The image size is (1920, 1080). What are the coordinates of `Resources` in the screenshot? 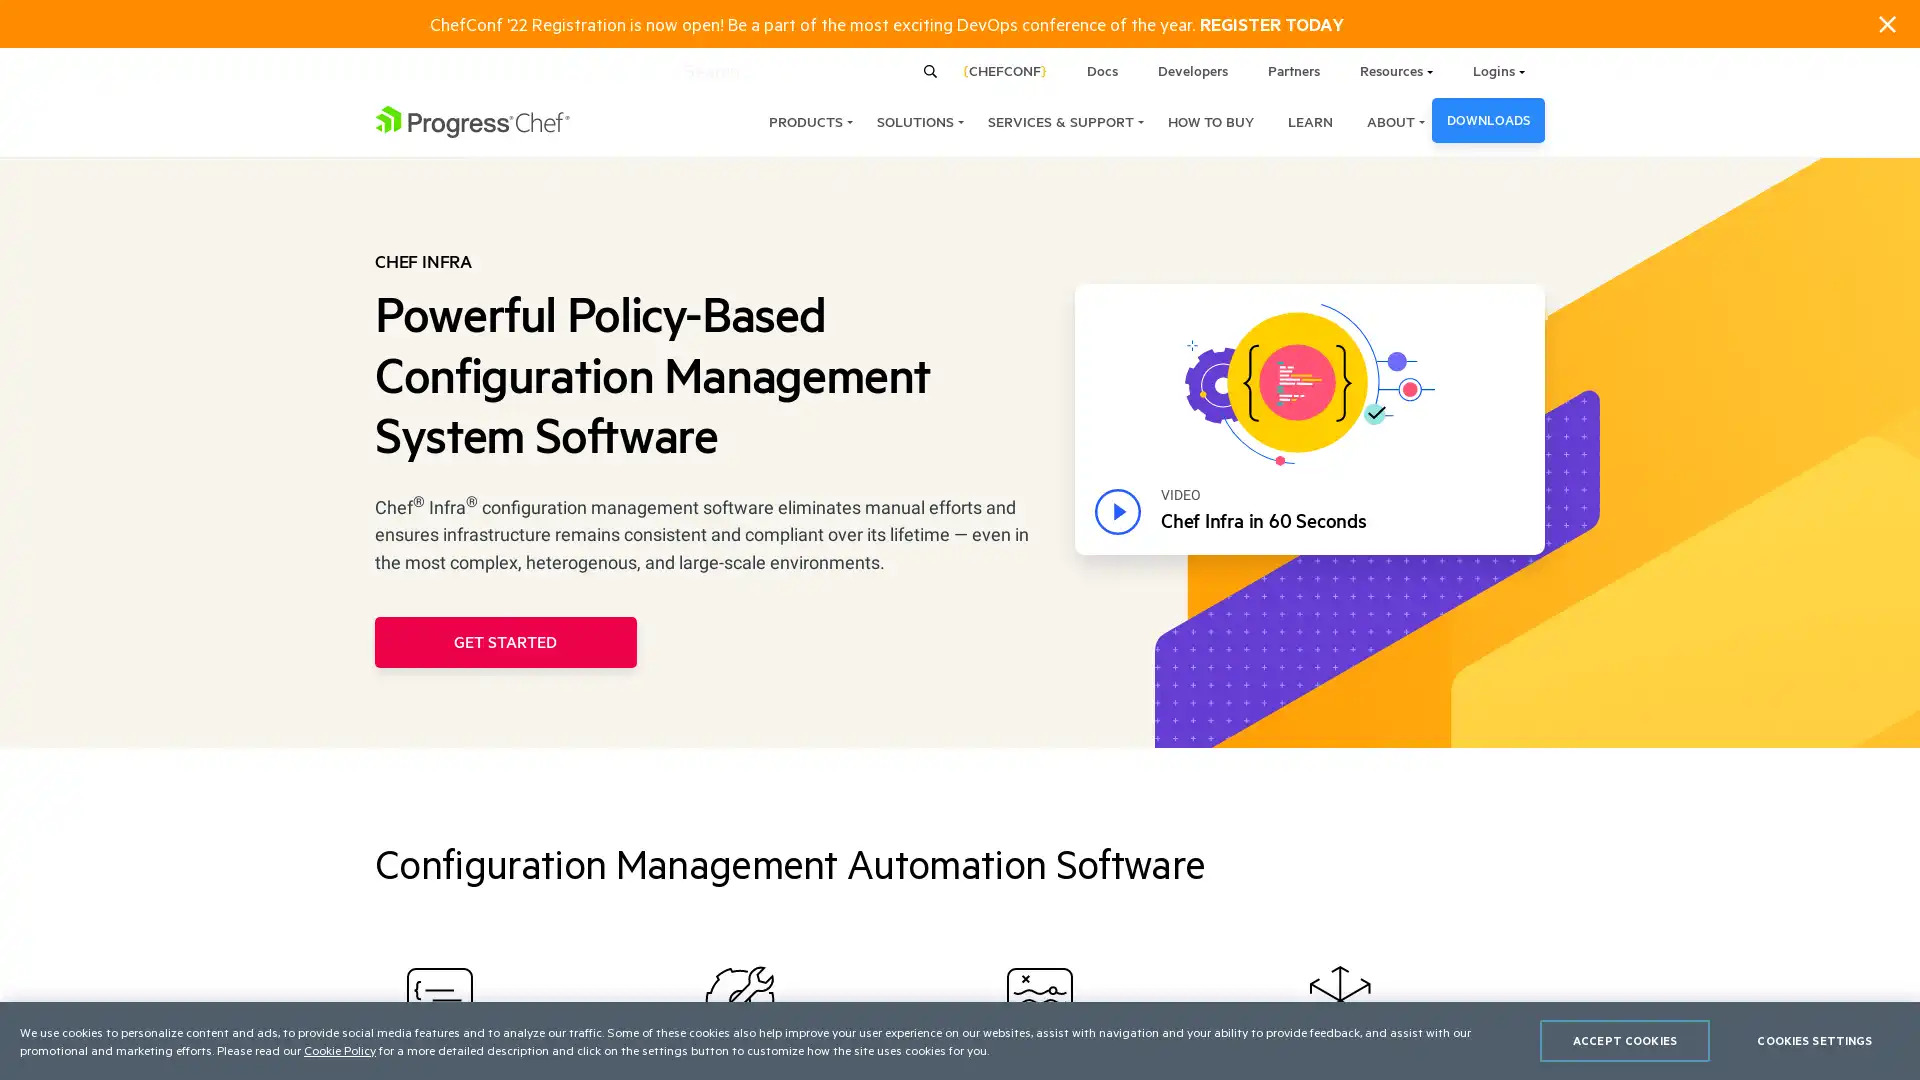 It's located at (1395, 71).